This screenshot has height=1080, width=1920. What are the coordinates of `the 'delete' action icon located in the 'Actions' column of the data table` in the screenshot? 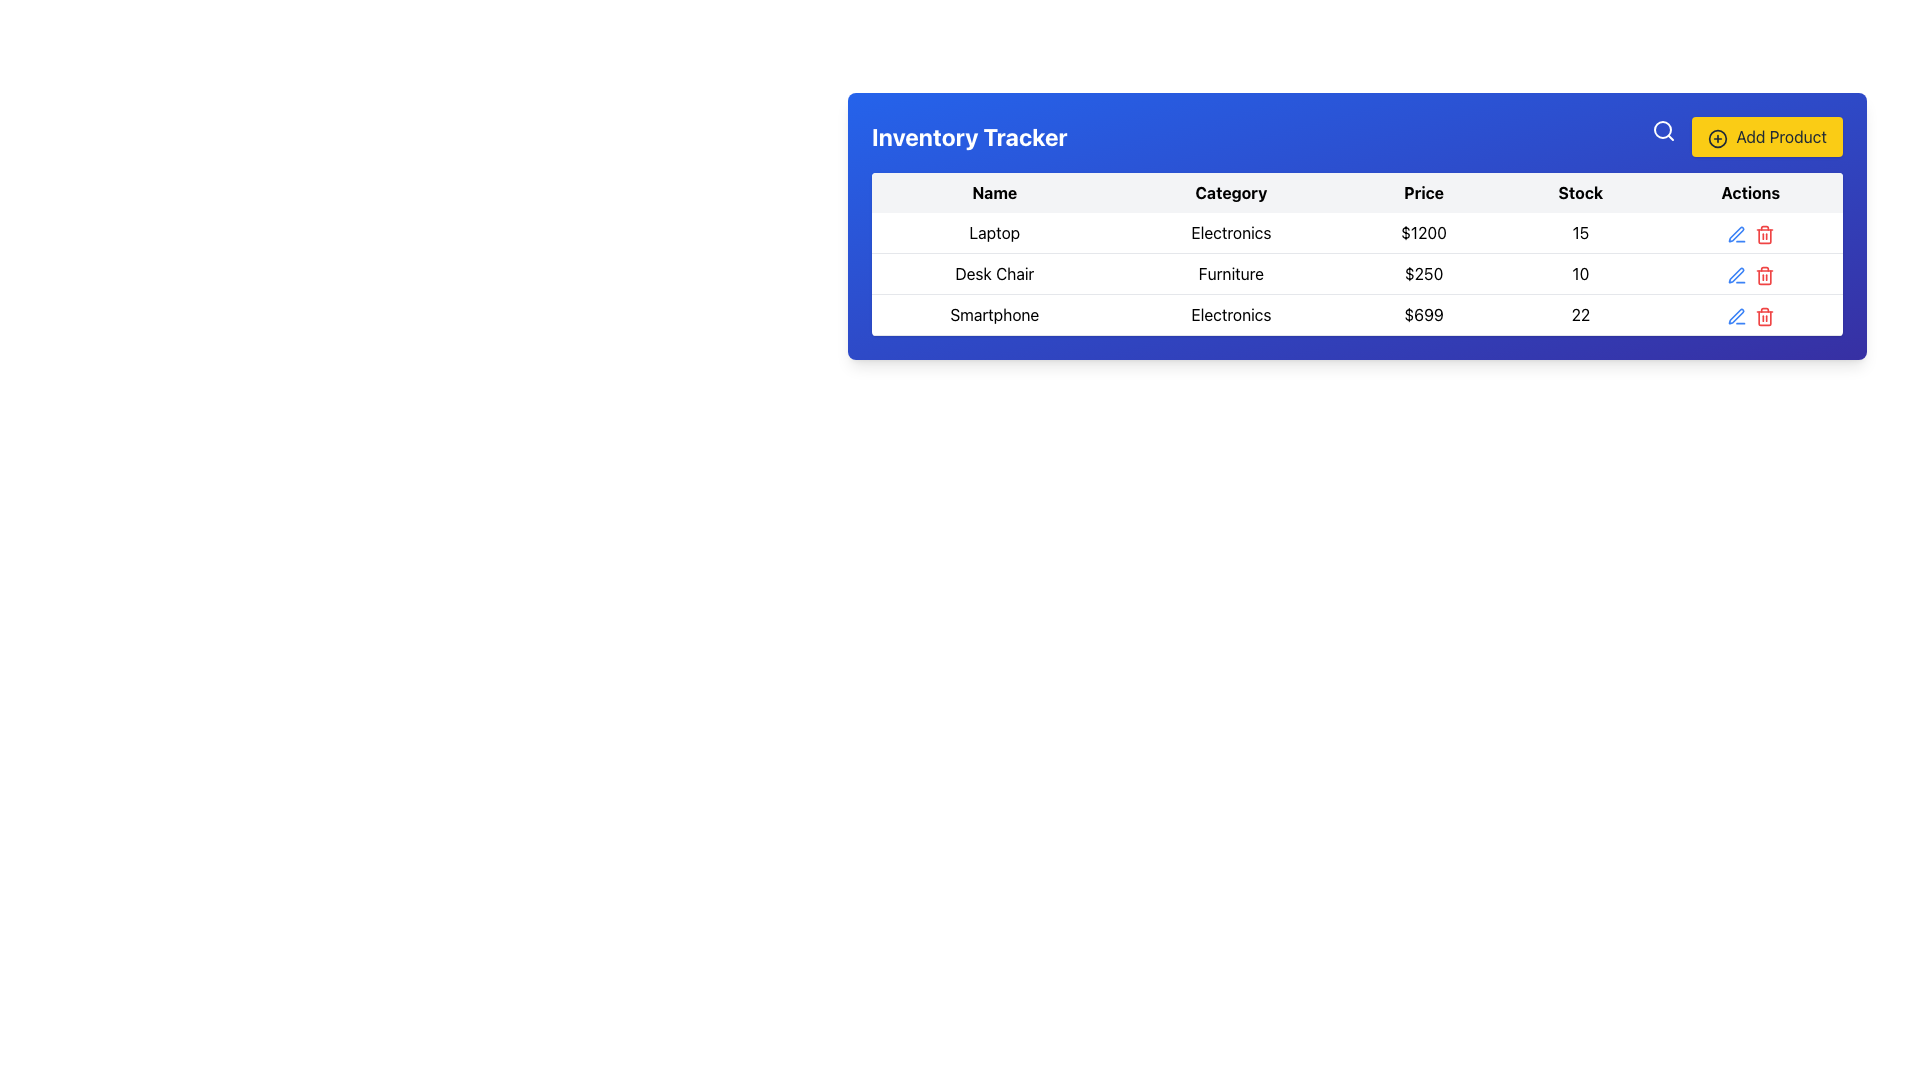 It's located at (1764, 277).